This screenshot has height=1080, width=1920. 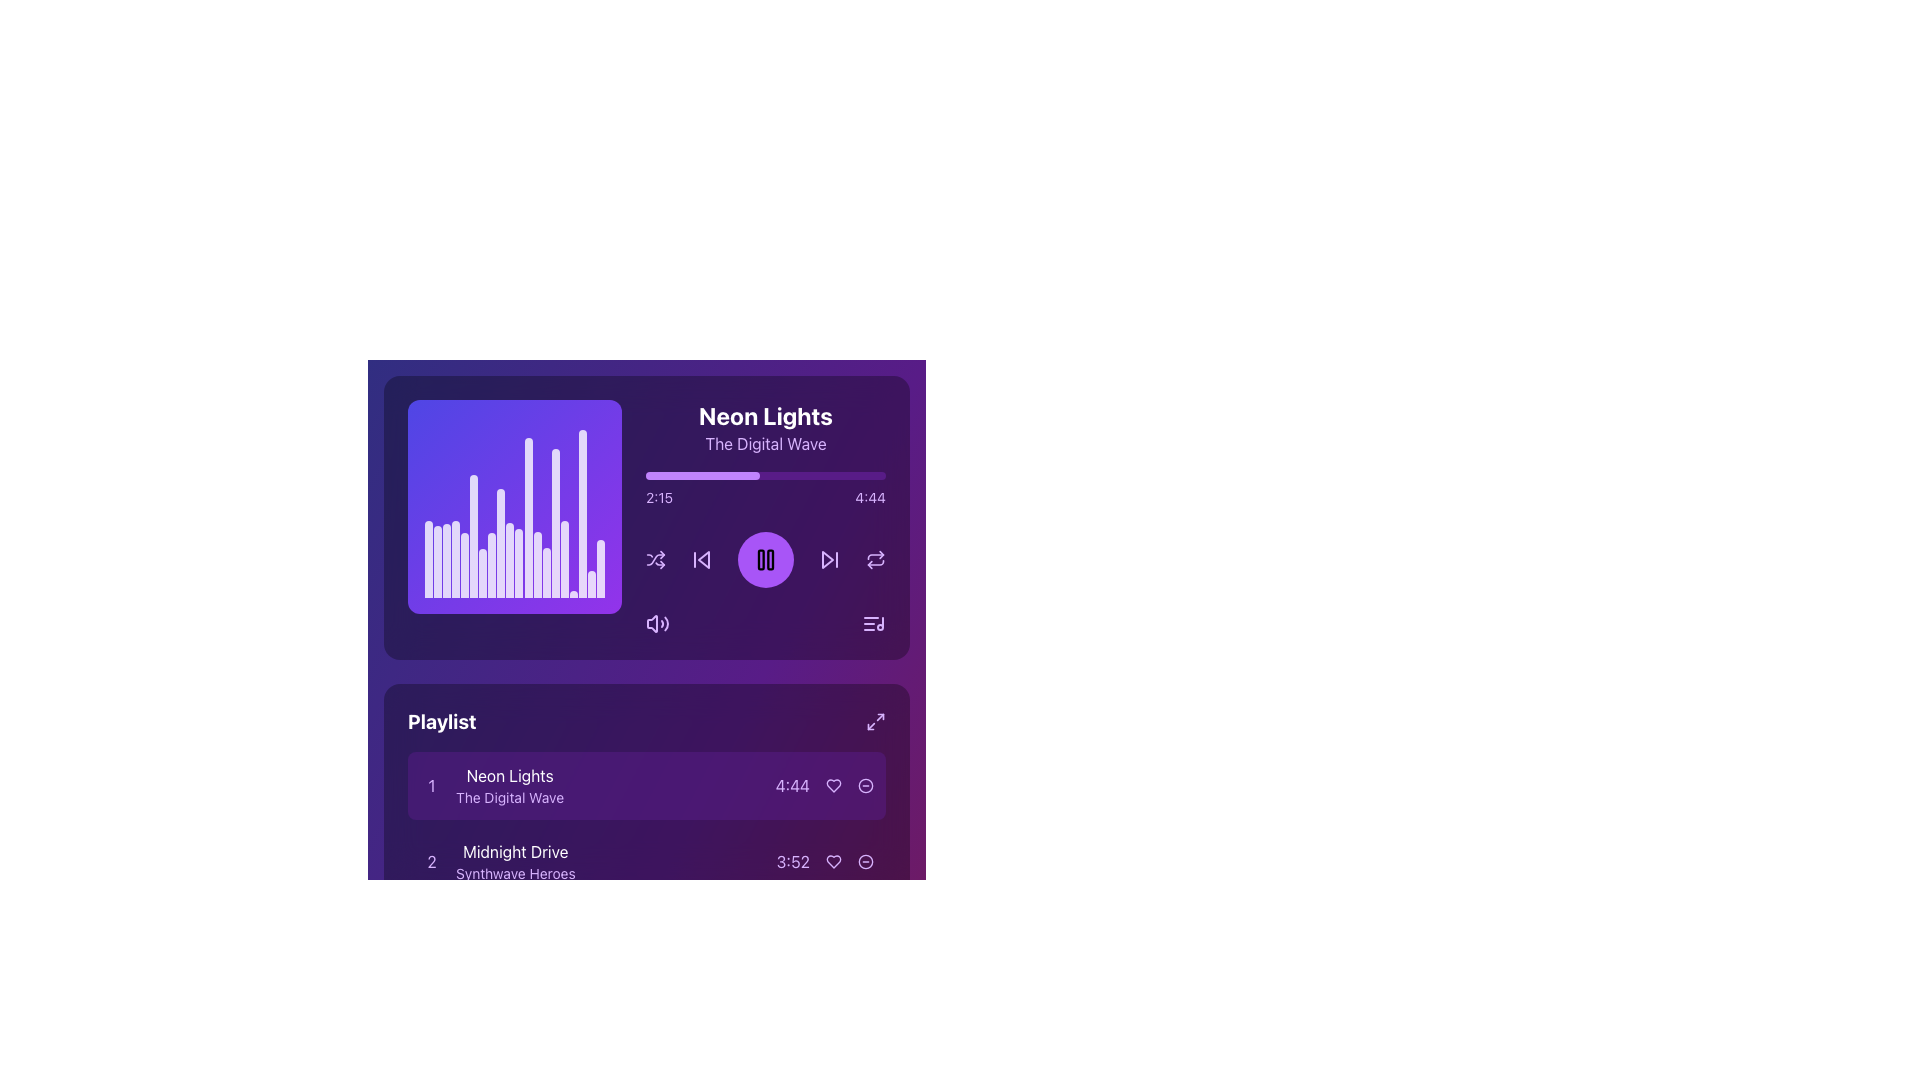 What do you see at coordinates (510, 560) in the screenshot?
I see `the tenth audio visualizer bar, which dynamically changes height to represent audio frequencies, positioned slightly to the right of the middle in the visualizer region` at bounding box center [510, 560].